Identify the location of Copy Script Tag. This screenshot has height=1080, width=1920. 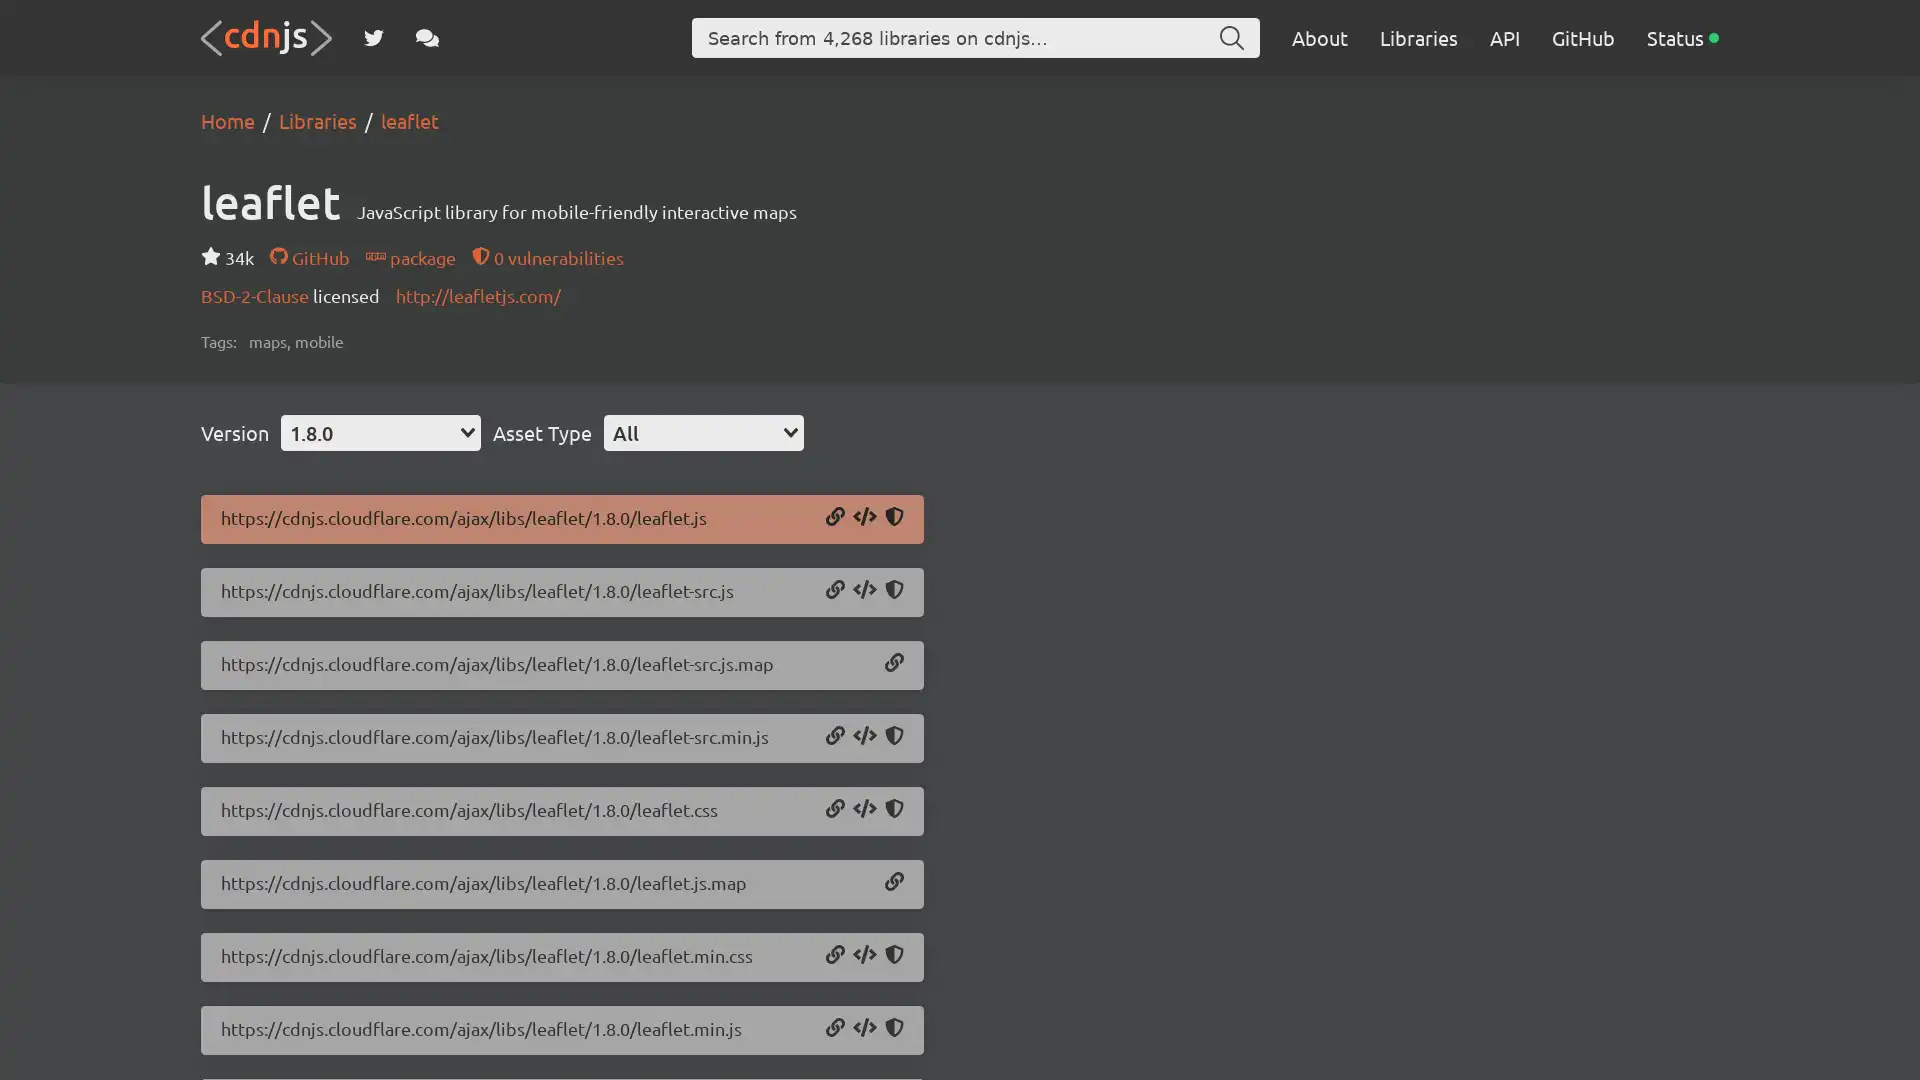
(864, 1029).